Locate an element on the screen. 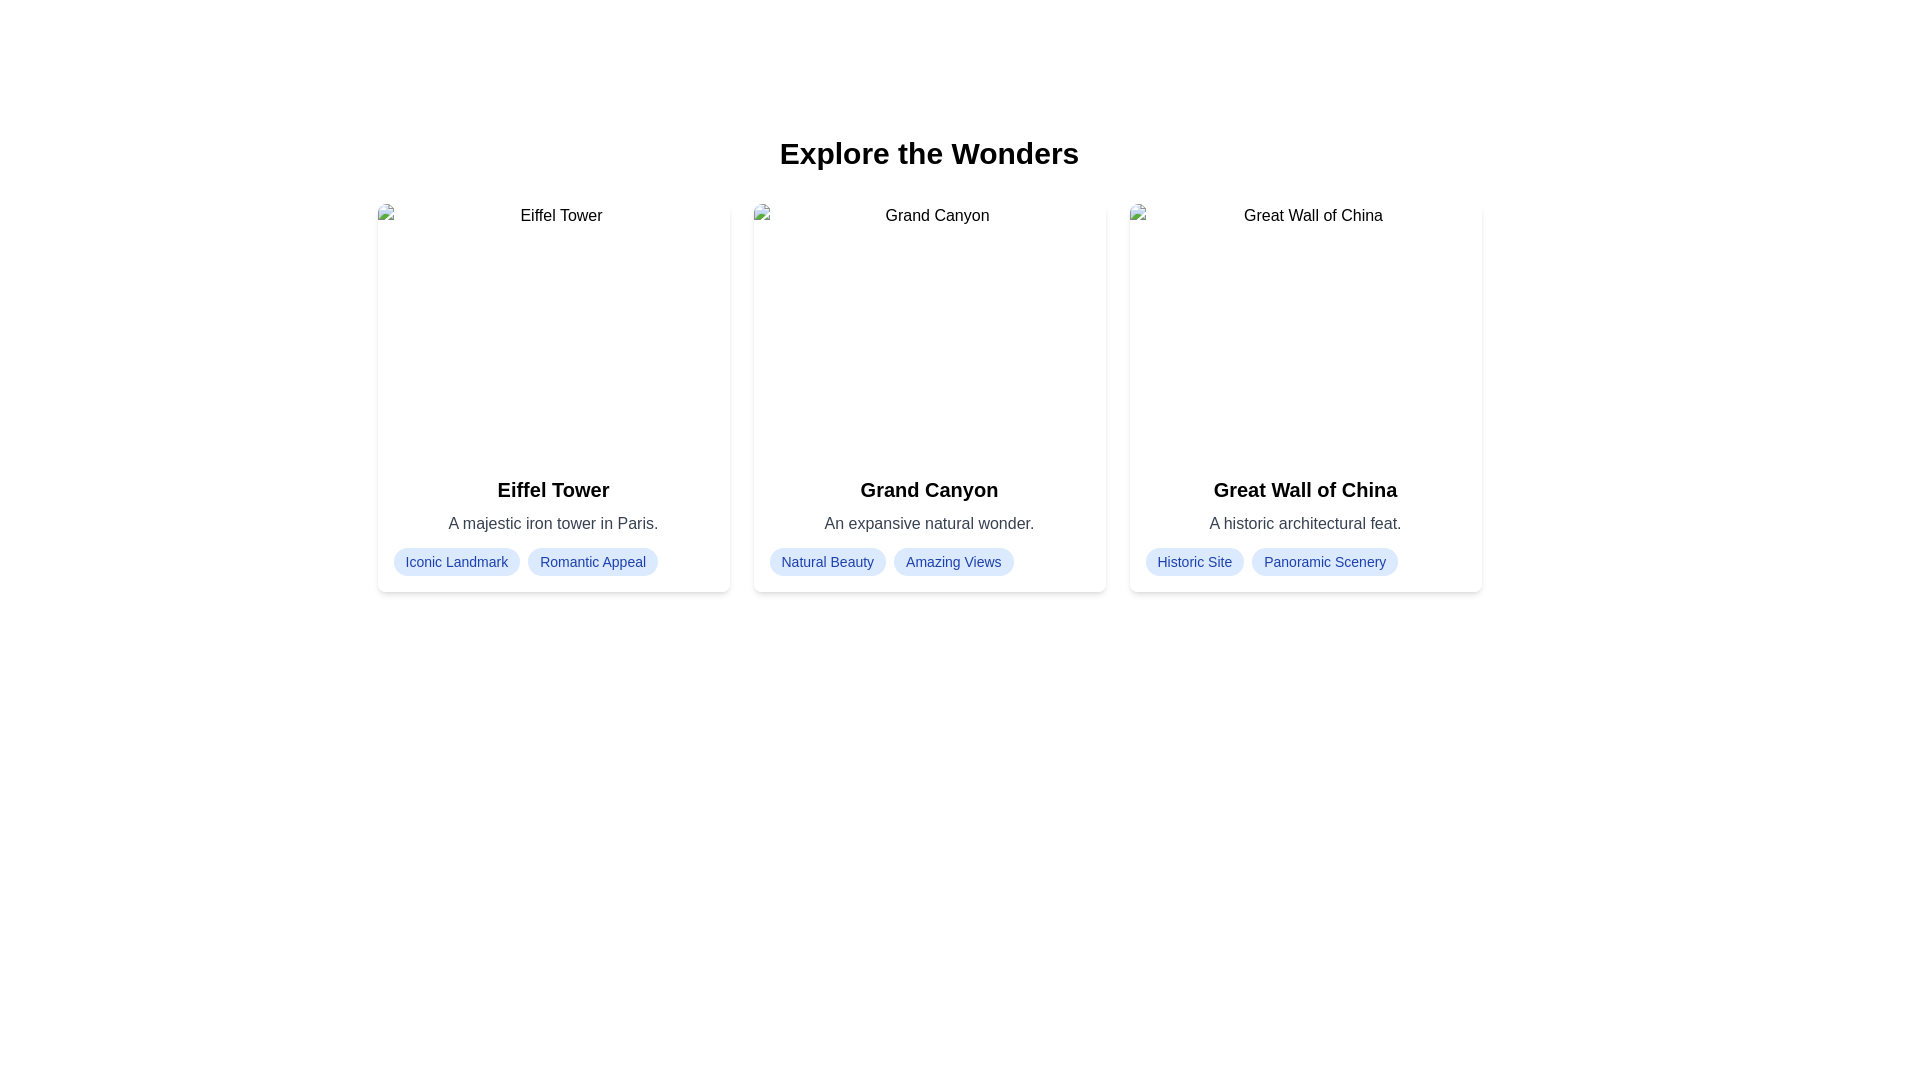  the tag group located within the 'Eiffel Tower' card, beneath the description 'A majestic iron tower in Paris.' is located at coordinates (553, 562).